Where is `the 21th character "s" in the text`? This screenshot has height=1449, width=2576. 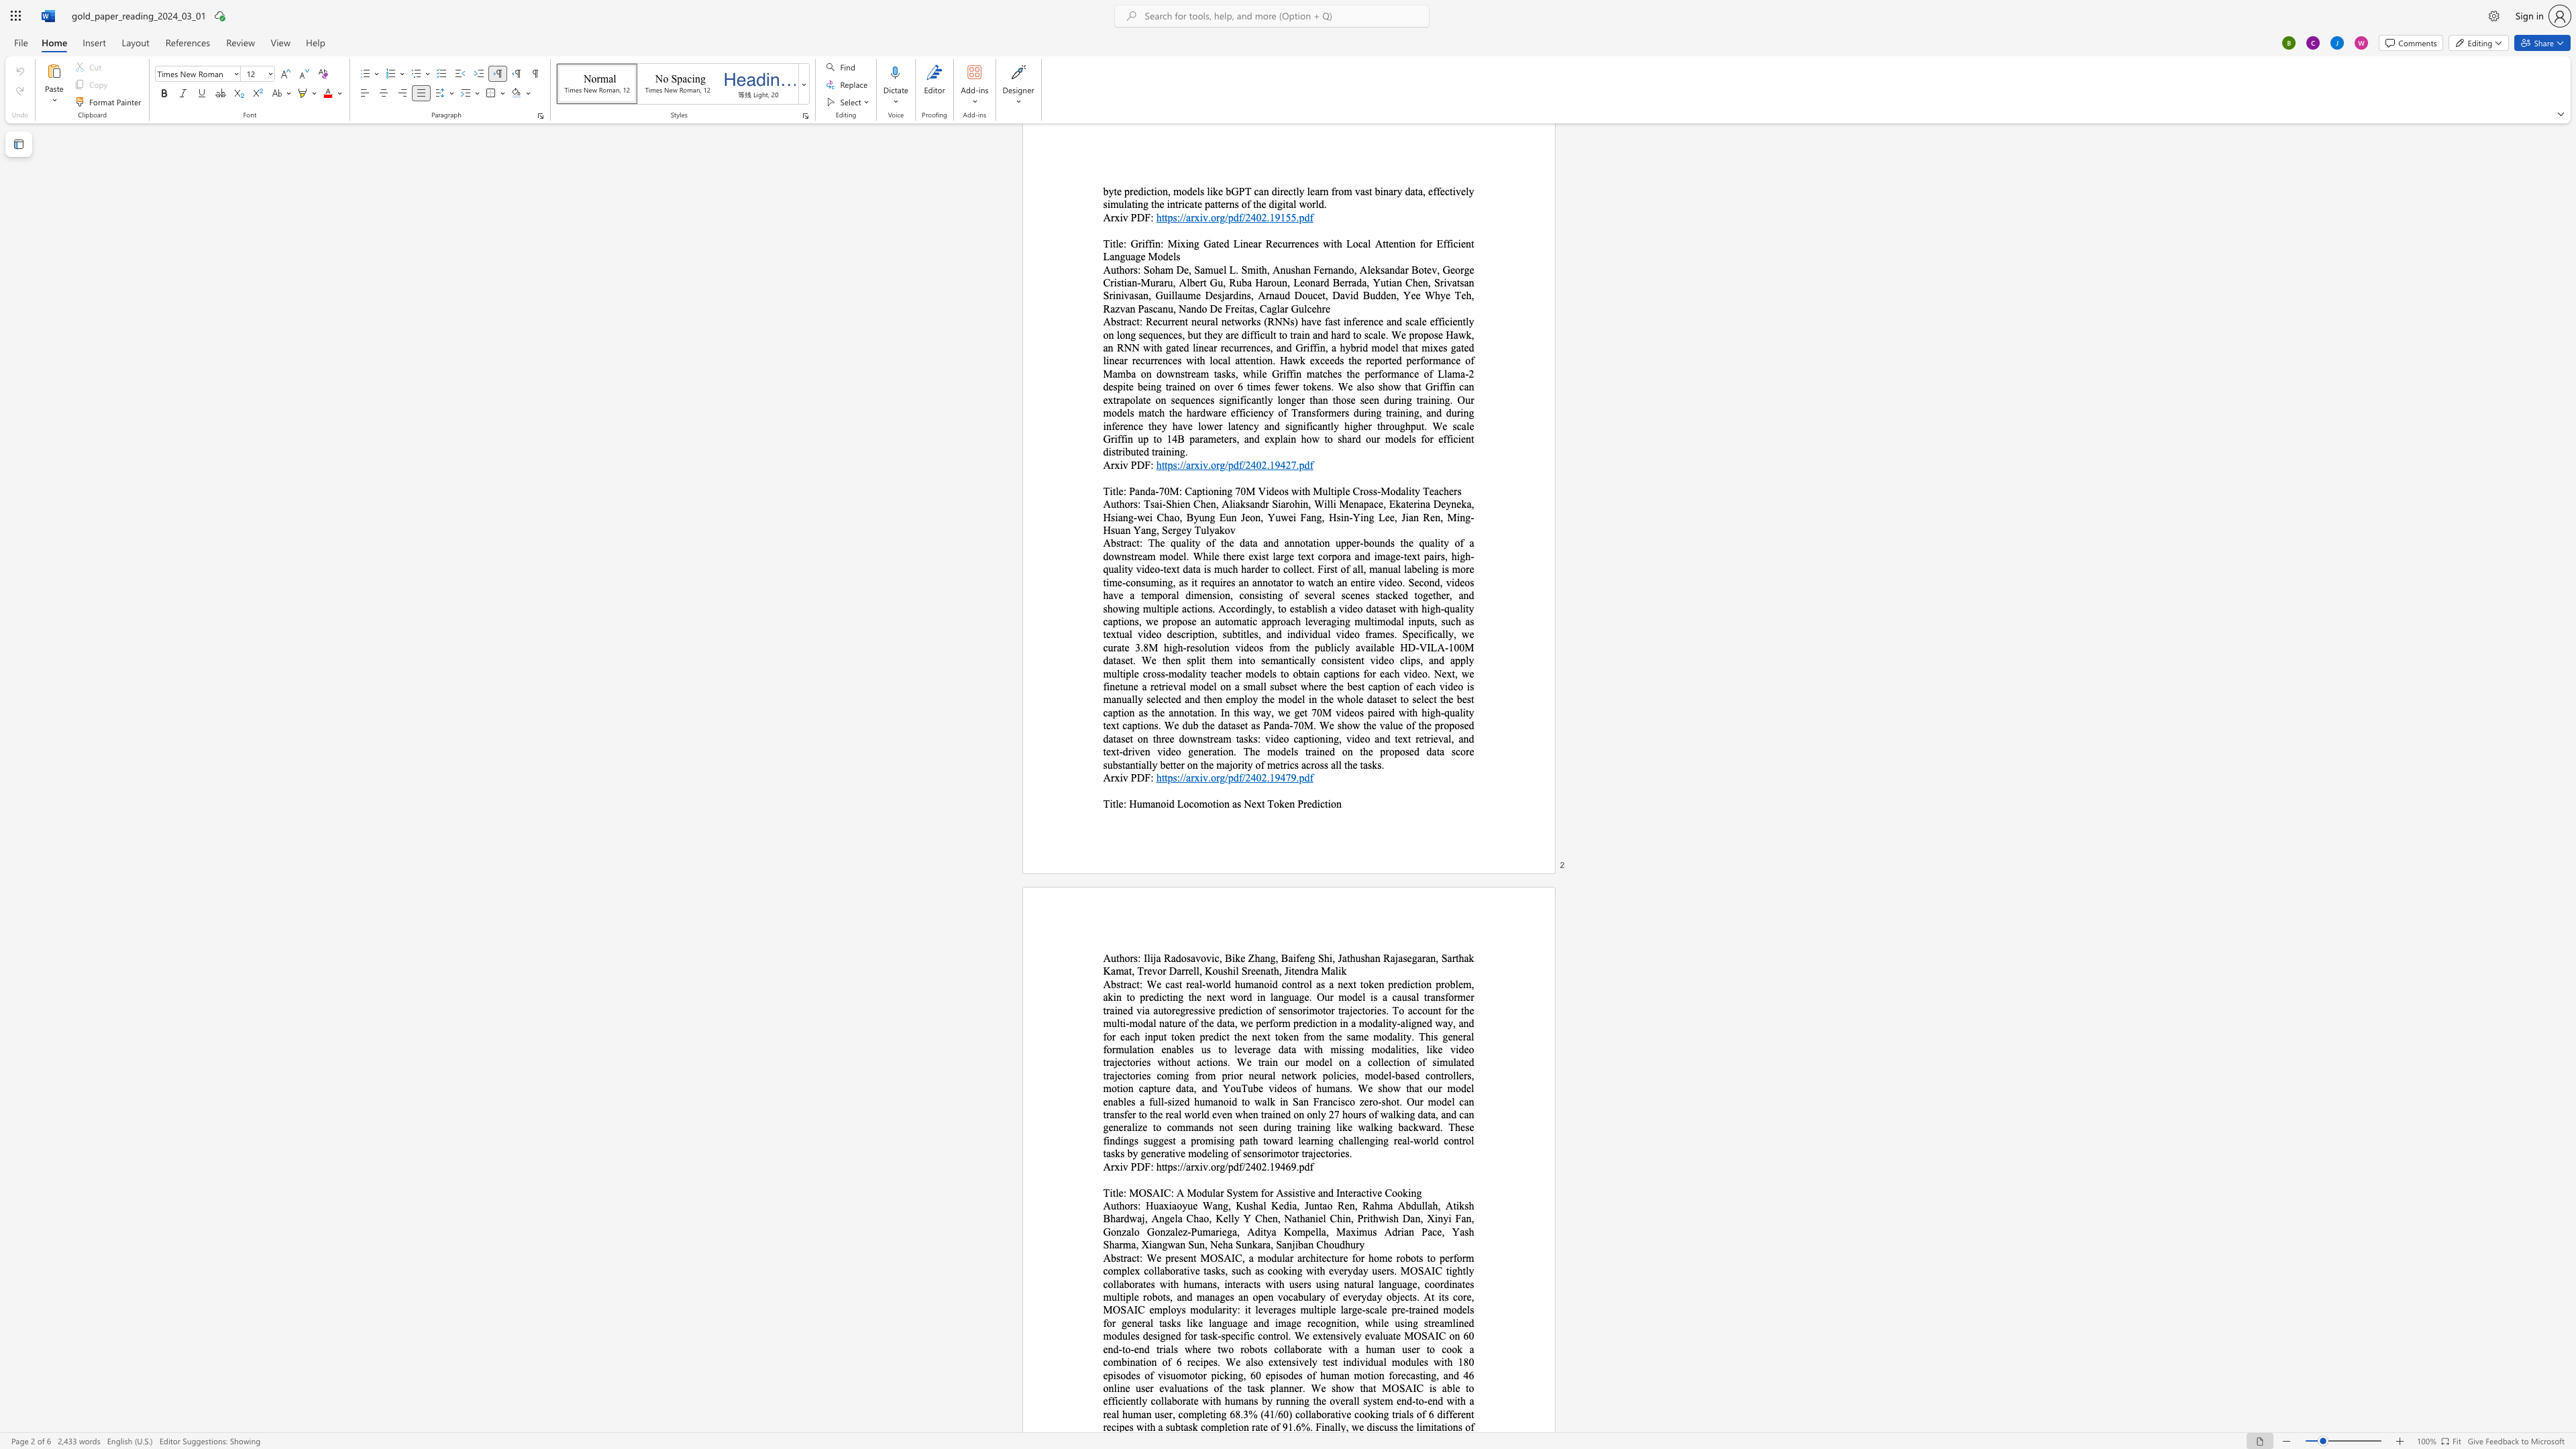
the 21th character "s" in the text is located at coordinates (1148, 1075).